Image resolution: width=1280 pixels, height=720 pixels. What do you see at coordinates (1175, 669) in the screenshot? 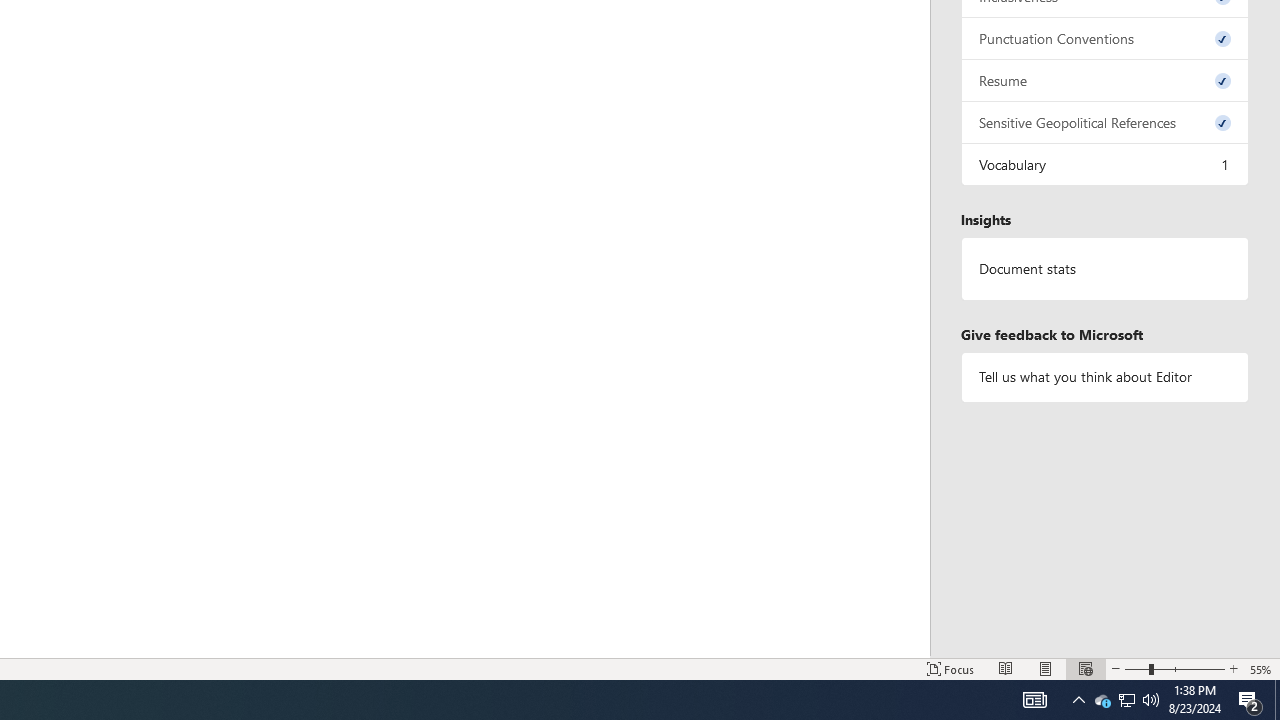
I see `'Zoom'` at bounding box center [1175, 669].